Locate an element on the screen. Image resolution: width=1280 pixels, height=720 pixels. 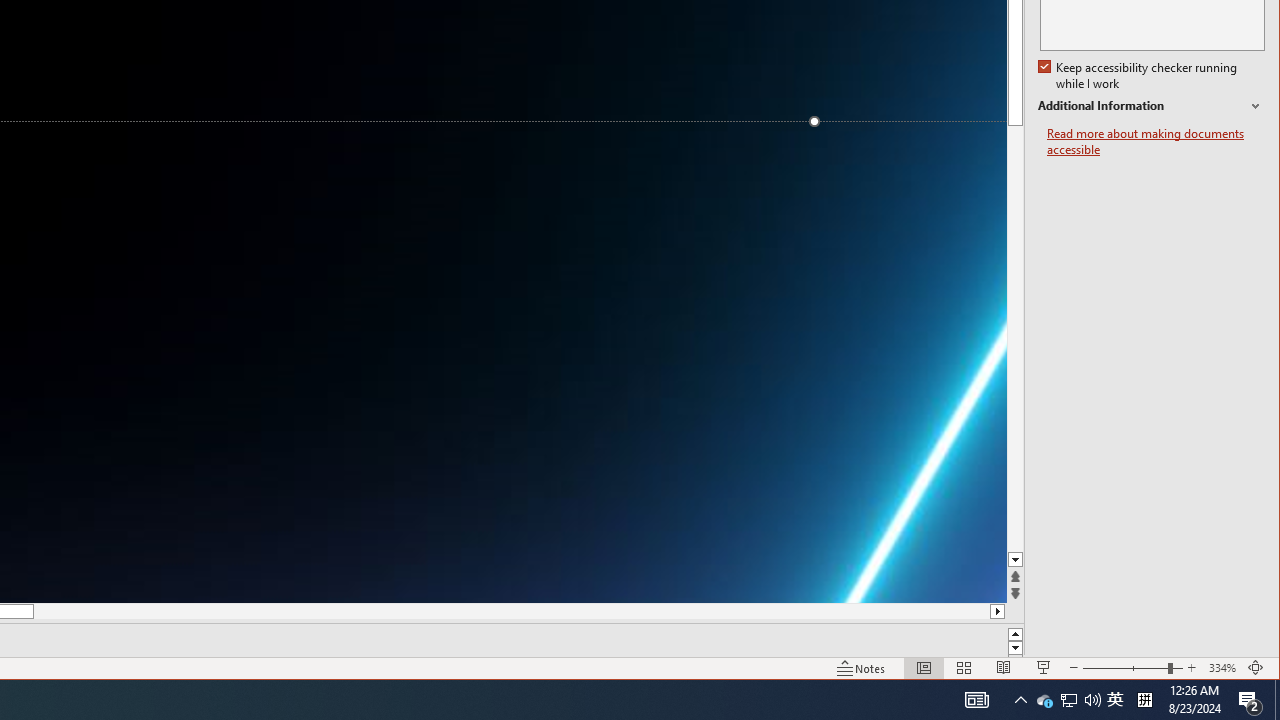
'Read more about making documents accessible' is located at coordinates (1155, 141).